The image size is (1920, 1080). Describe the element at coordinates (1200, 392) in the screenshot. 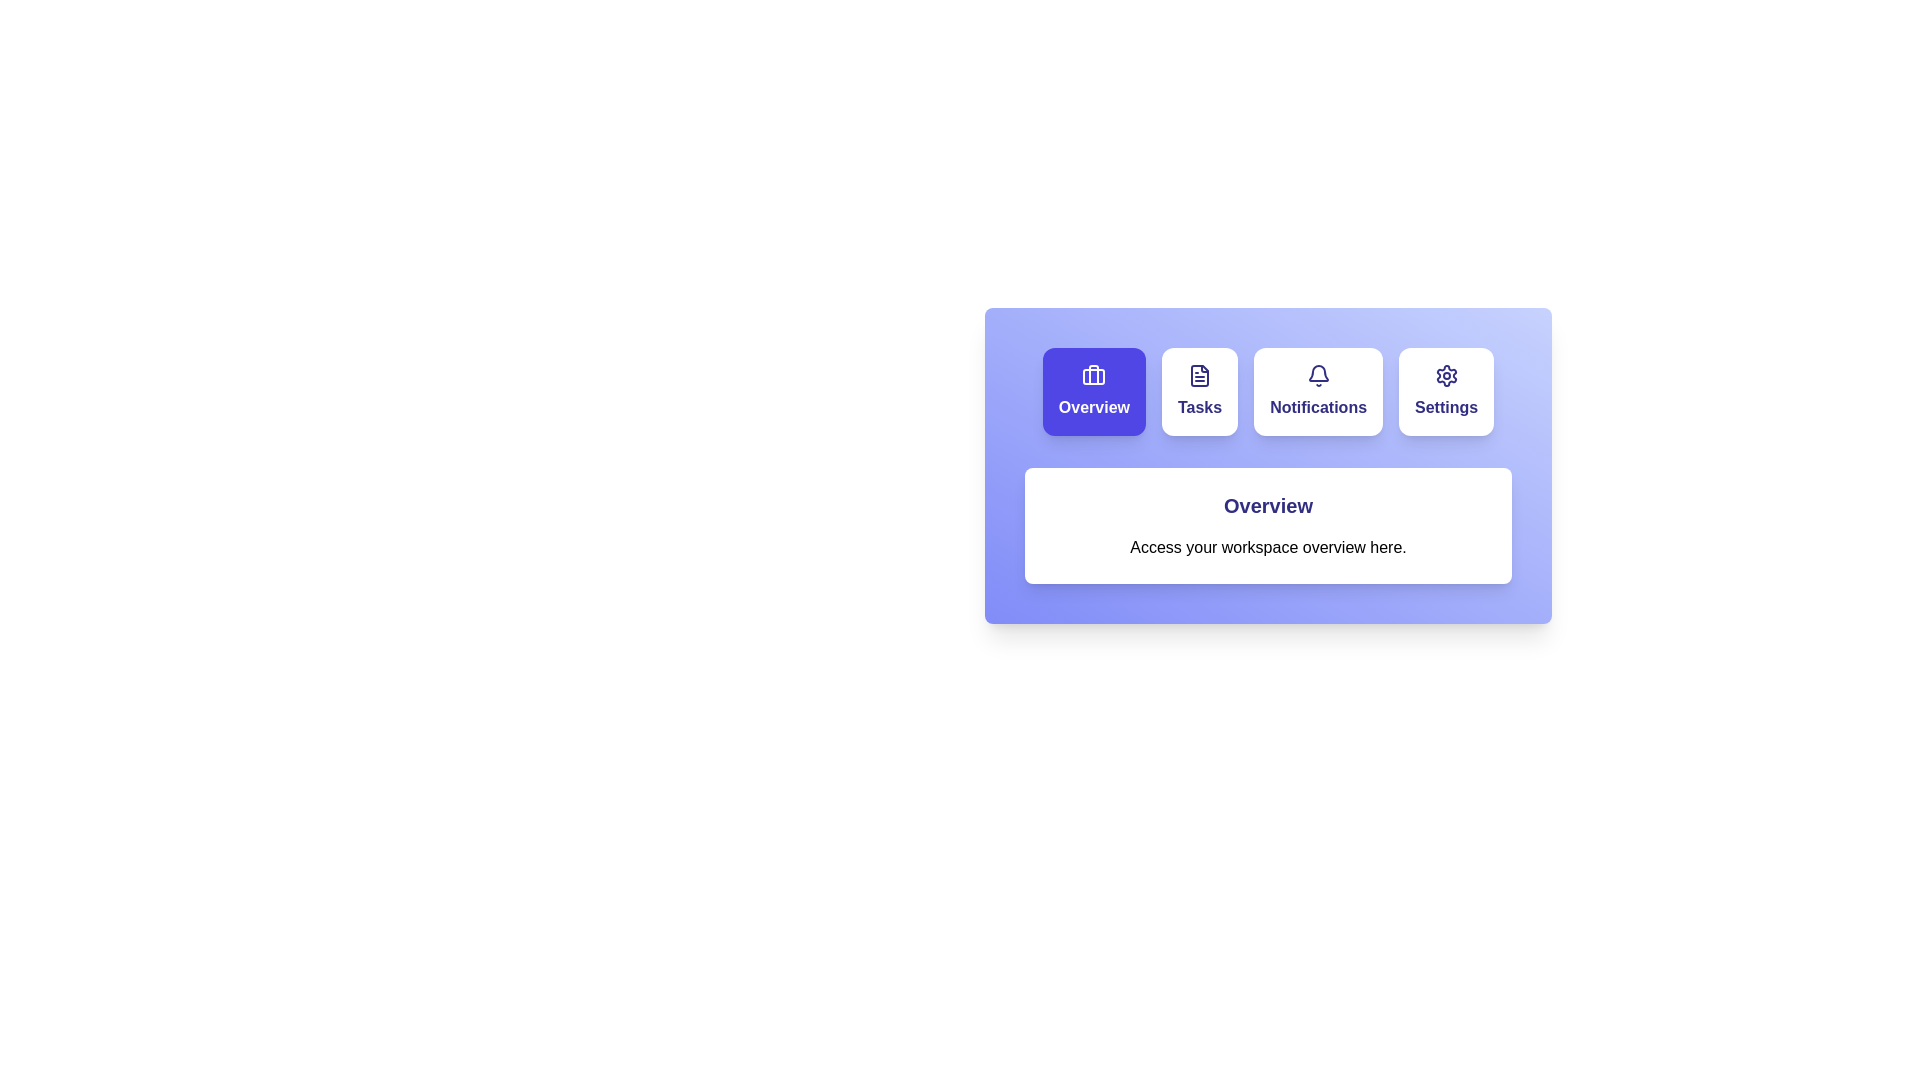

I see `the Tasks tab by clicking on it` at that location.